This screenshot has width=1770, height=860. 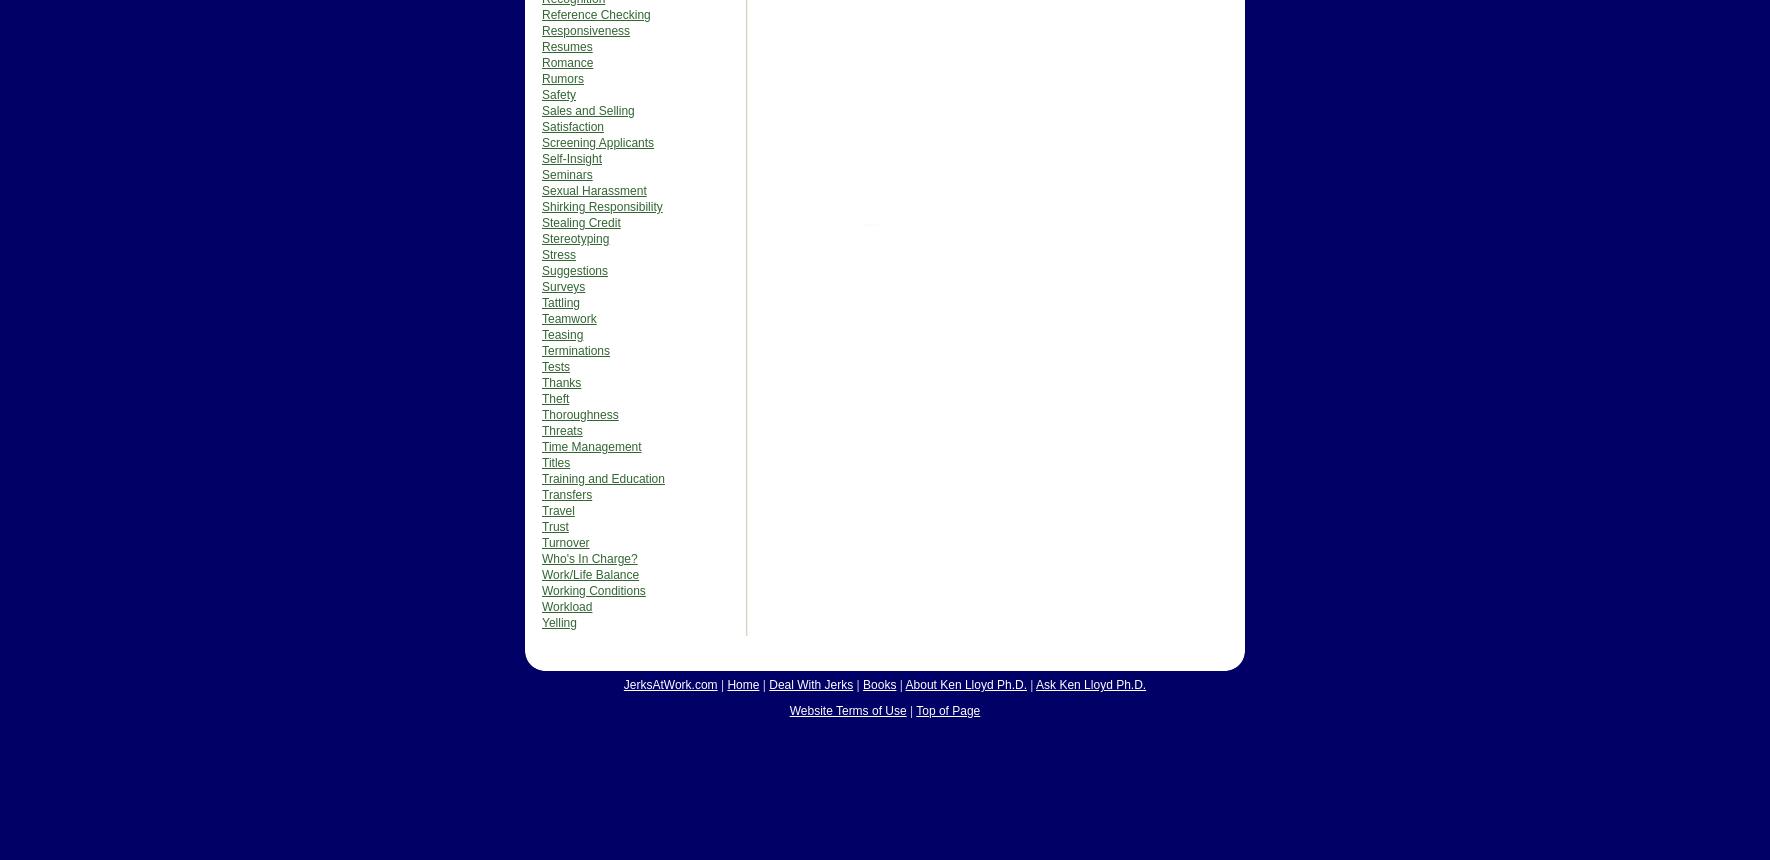 What do you see at coordinates (541, 190) in the screenshot?
I see `'Sexual Harassment'` at bounding box center [541, 190].